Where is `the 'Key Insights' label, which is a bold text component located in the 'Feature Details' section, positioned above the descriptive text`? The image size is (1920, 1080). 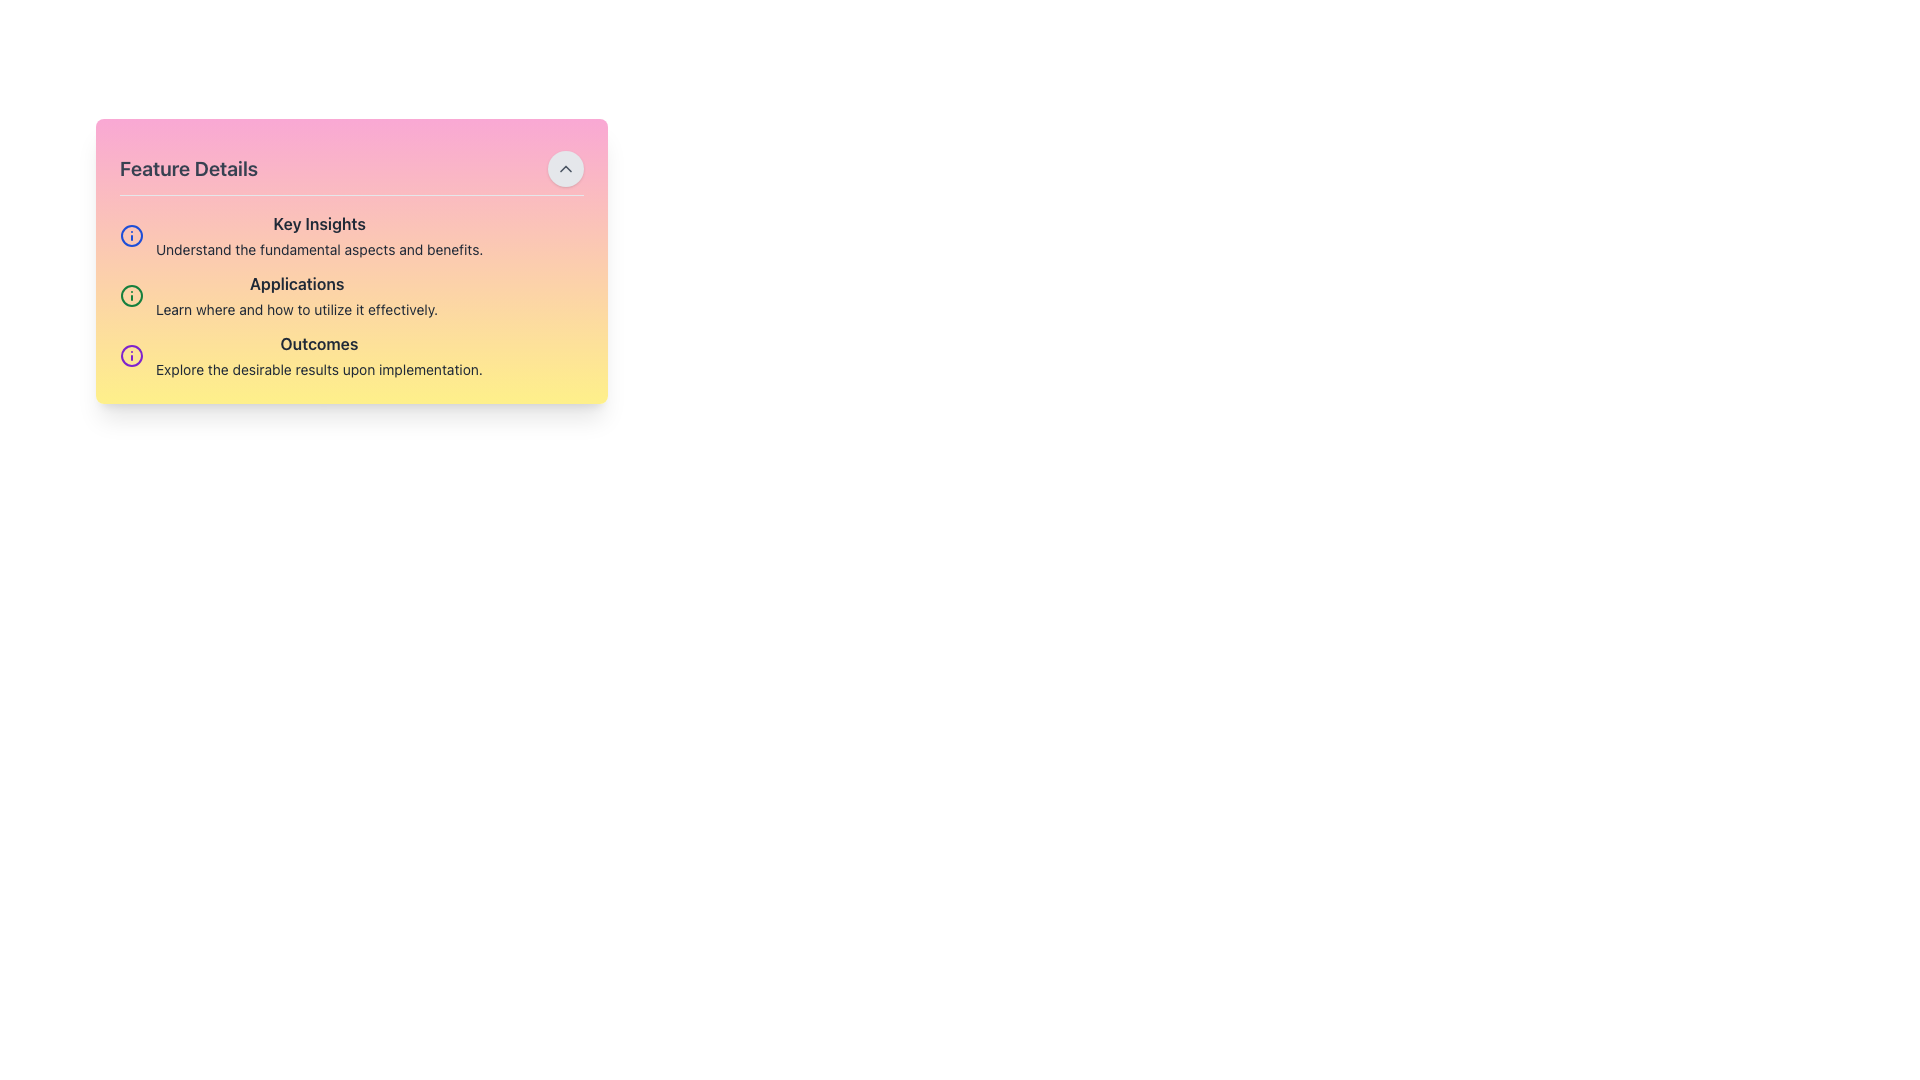 the 'Key Insights' label, which is a bold text component located in the 'Feature Details' section, positioned above the descriptive text is located at coordinates (318, 223).